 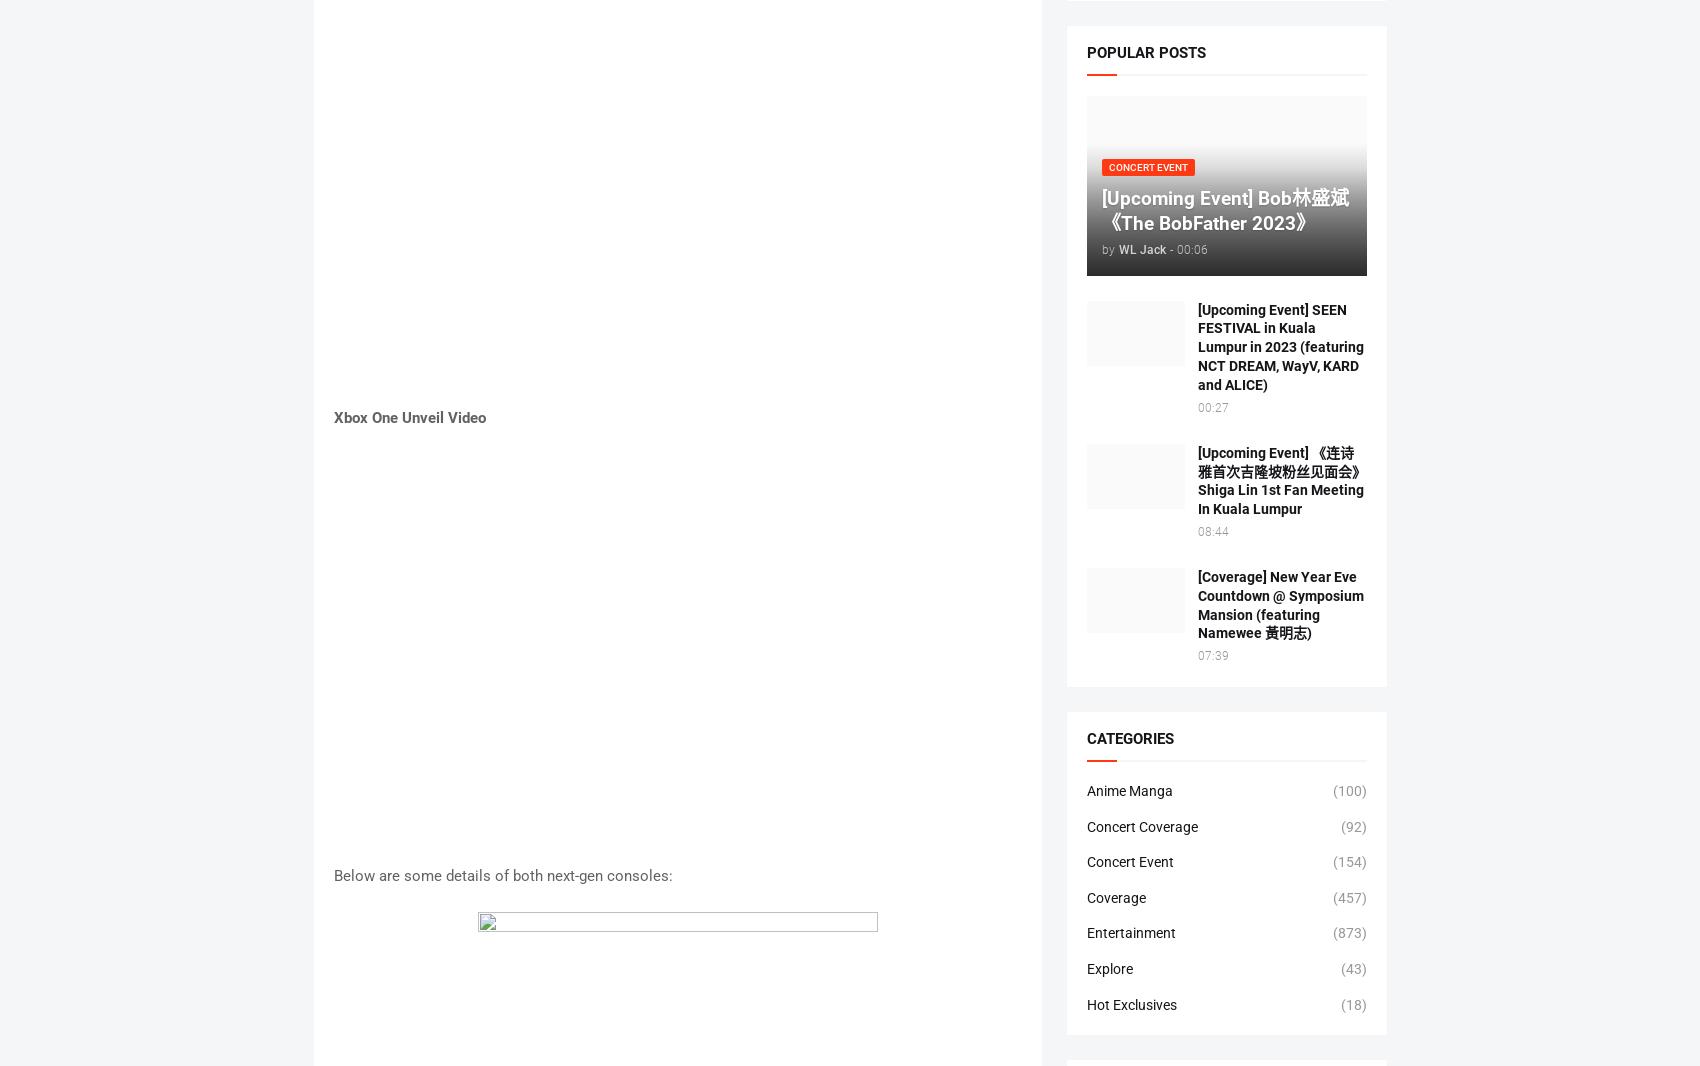 What do you see at coordinates (1348, 932) in the screenshot?
I see `'(873)'` at bounding box center [1348, 932].